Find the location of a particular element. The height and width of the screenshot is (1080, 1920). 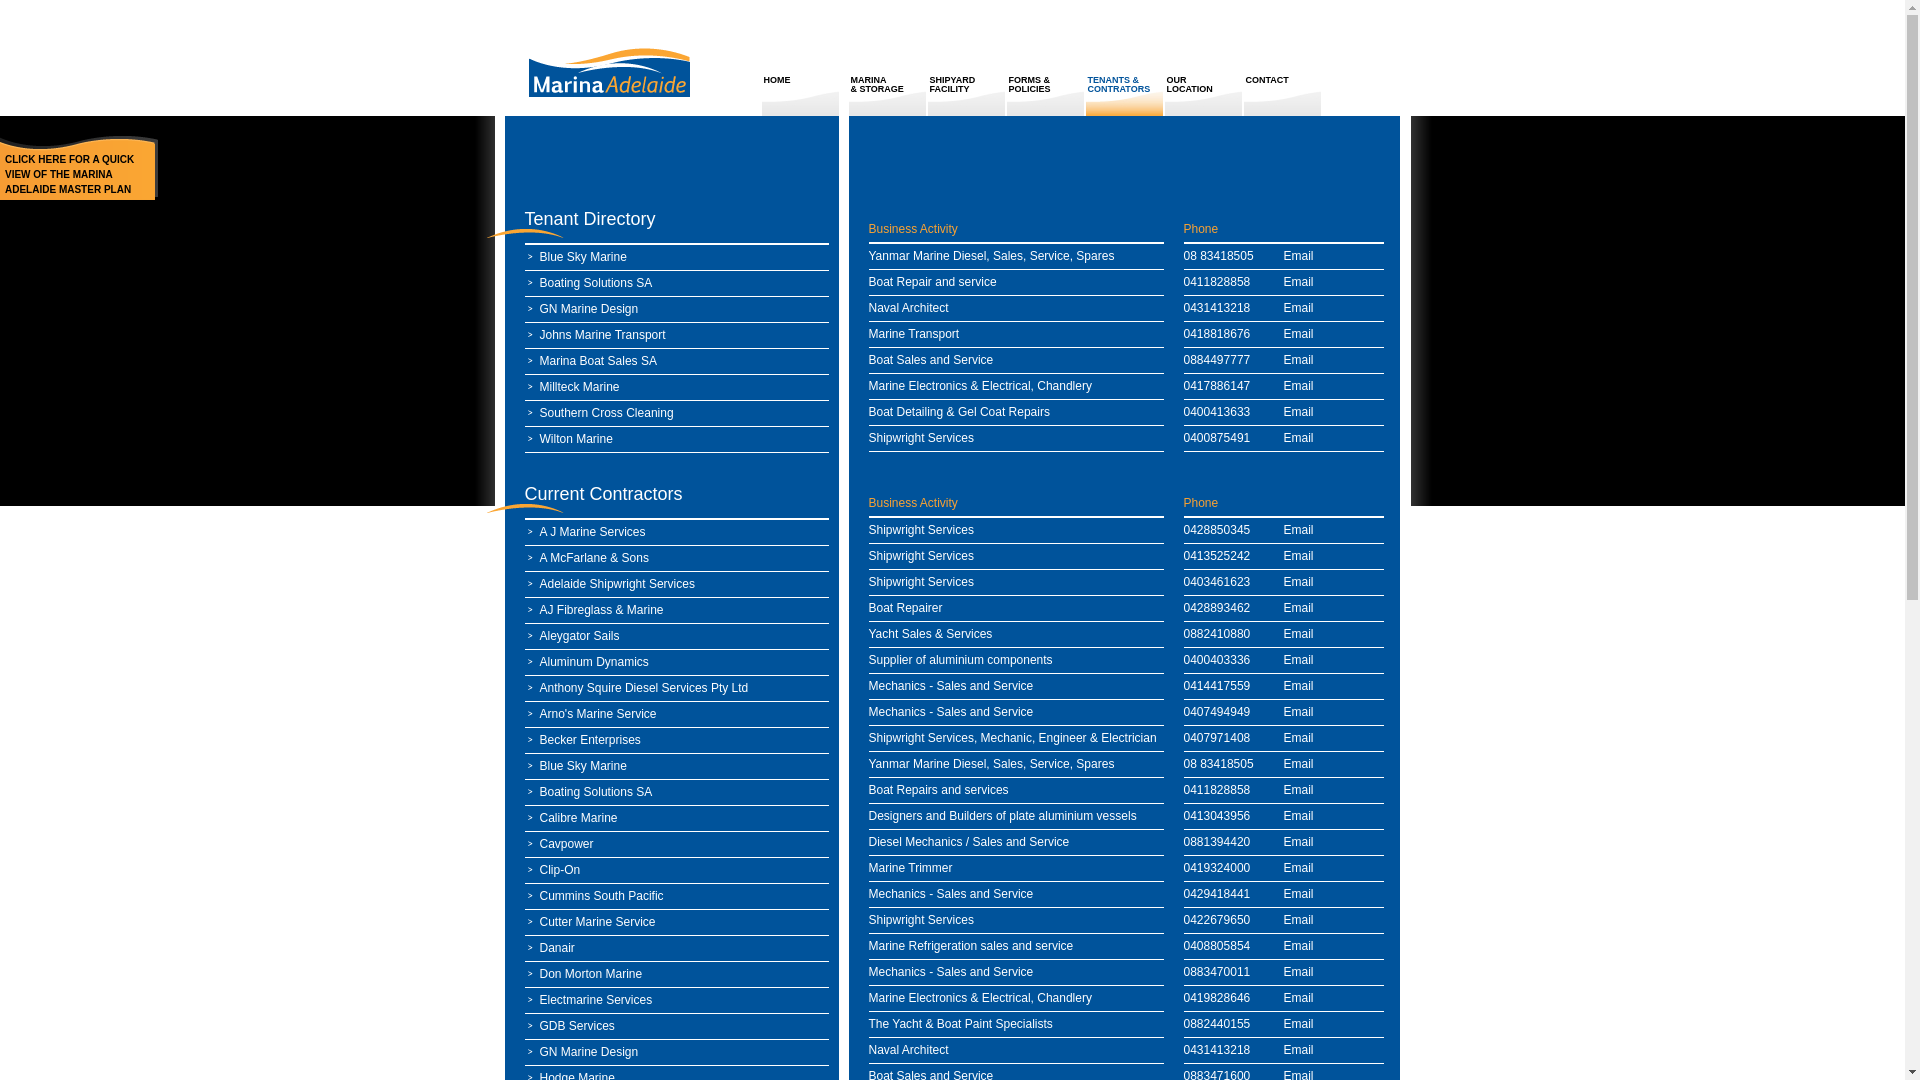

'Email' is located at coordinates (1299, 763).